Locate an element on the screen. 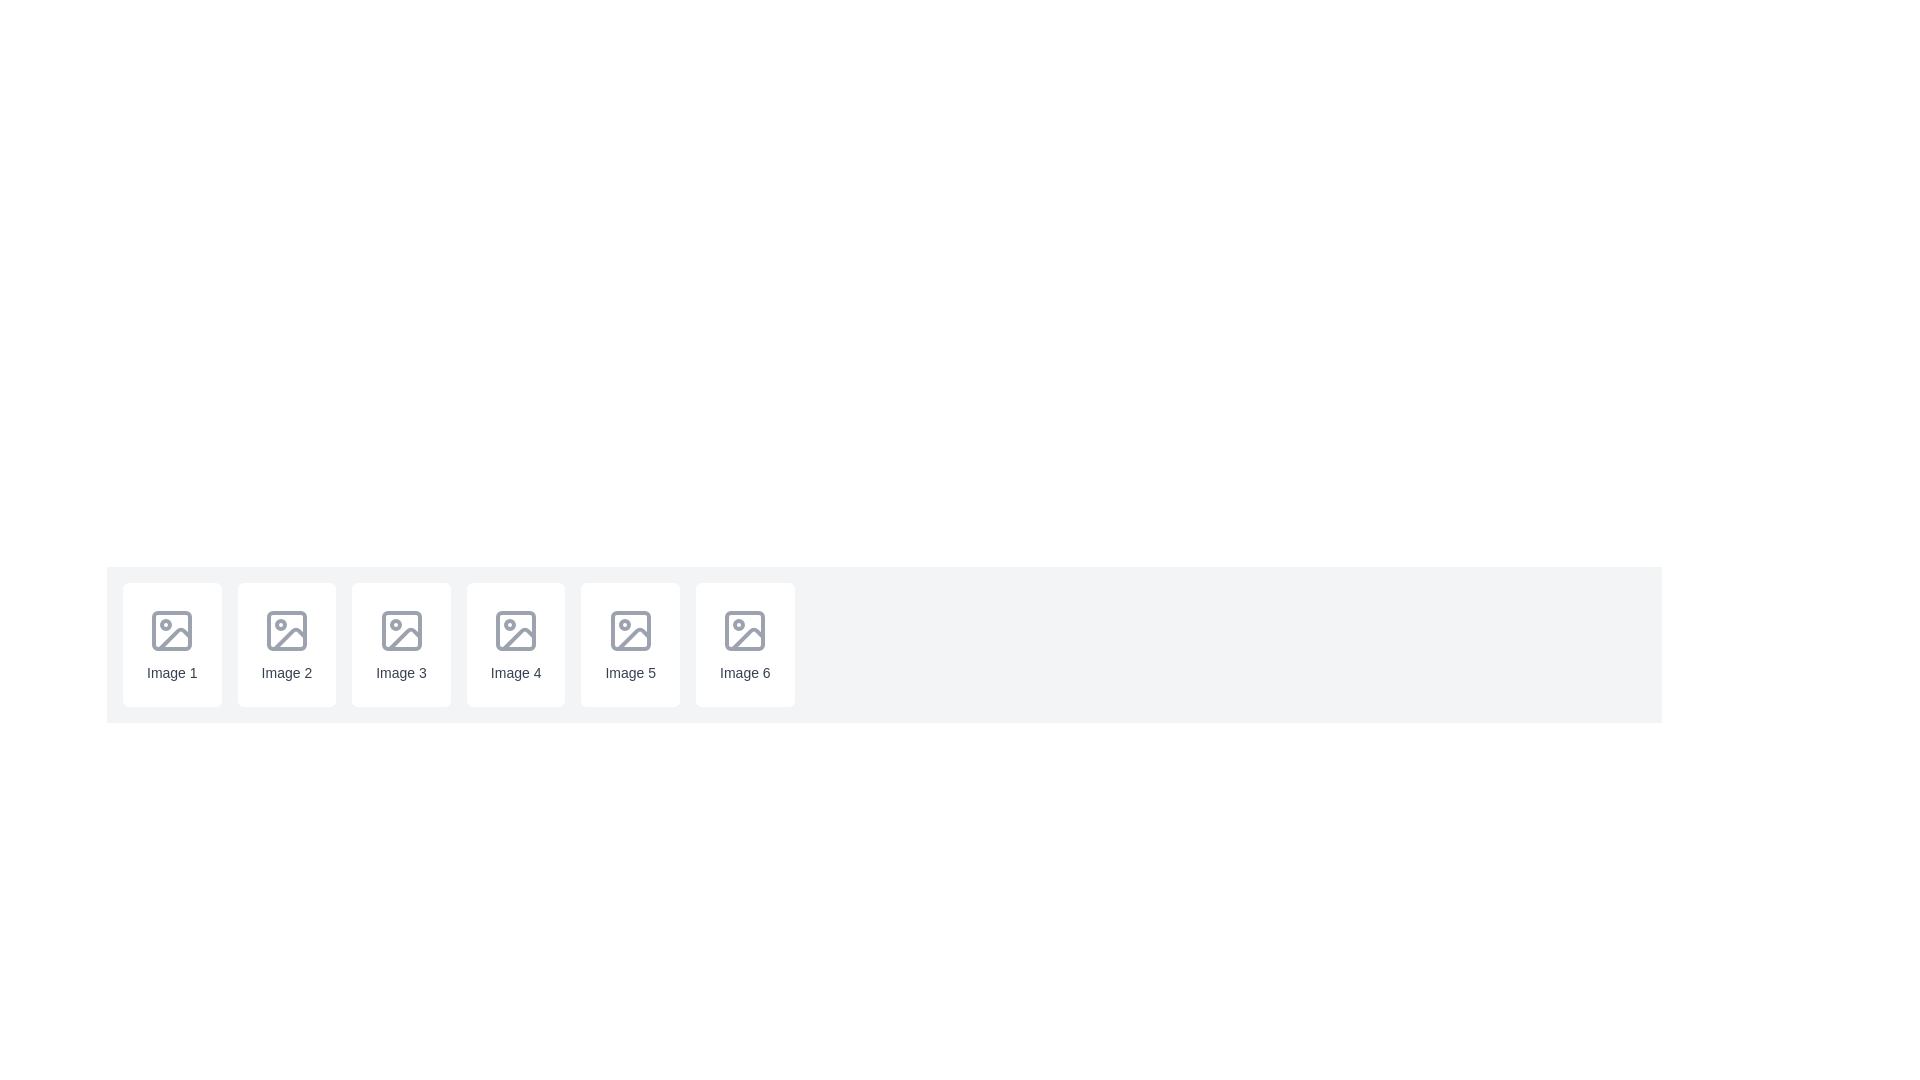  the first interactive grid item containing a gray icon resembling an image and the label 'Image 1' for keyboard navigation is located at coordinates (172, 644).